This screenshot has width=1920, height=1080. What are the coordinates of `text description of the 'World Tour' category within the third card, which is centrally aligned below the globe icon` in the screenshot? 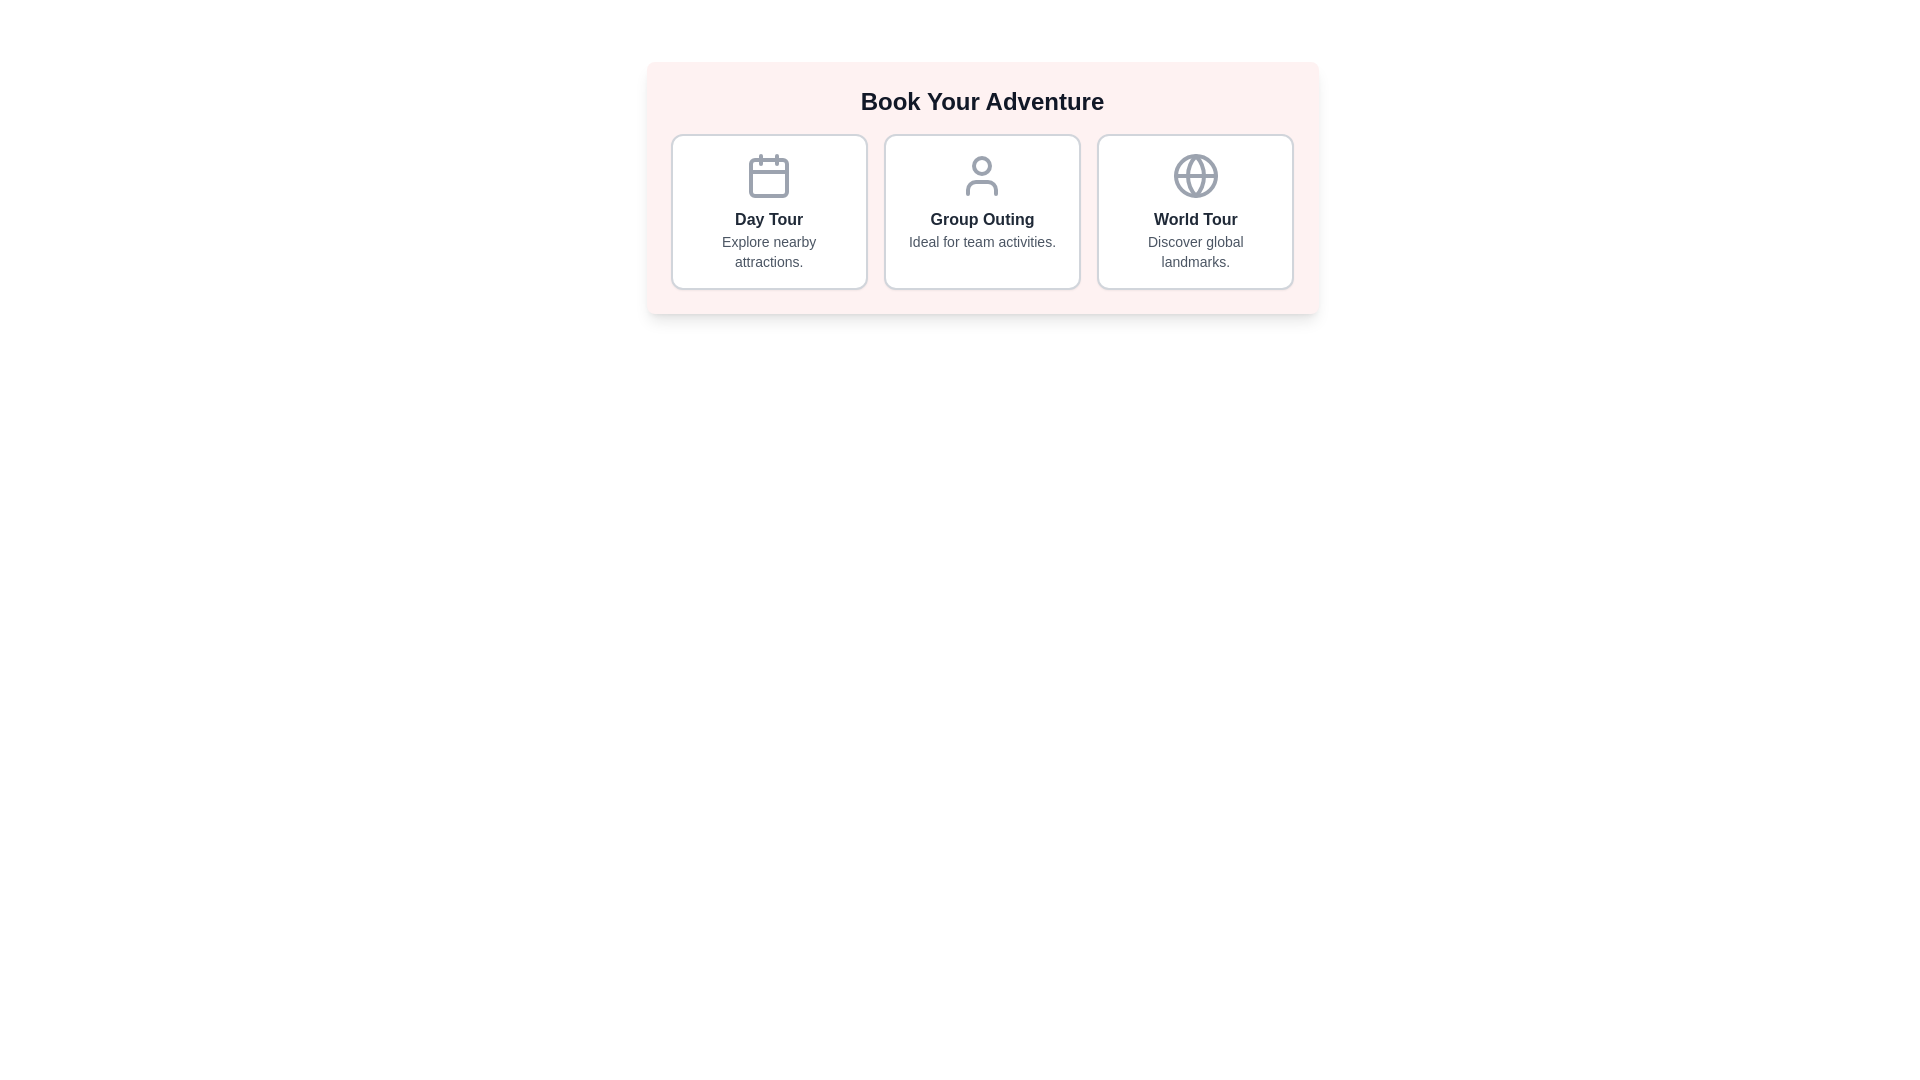 It's located at (1195, 238).